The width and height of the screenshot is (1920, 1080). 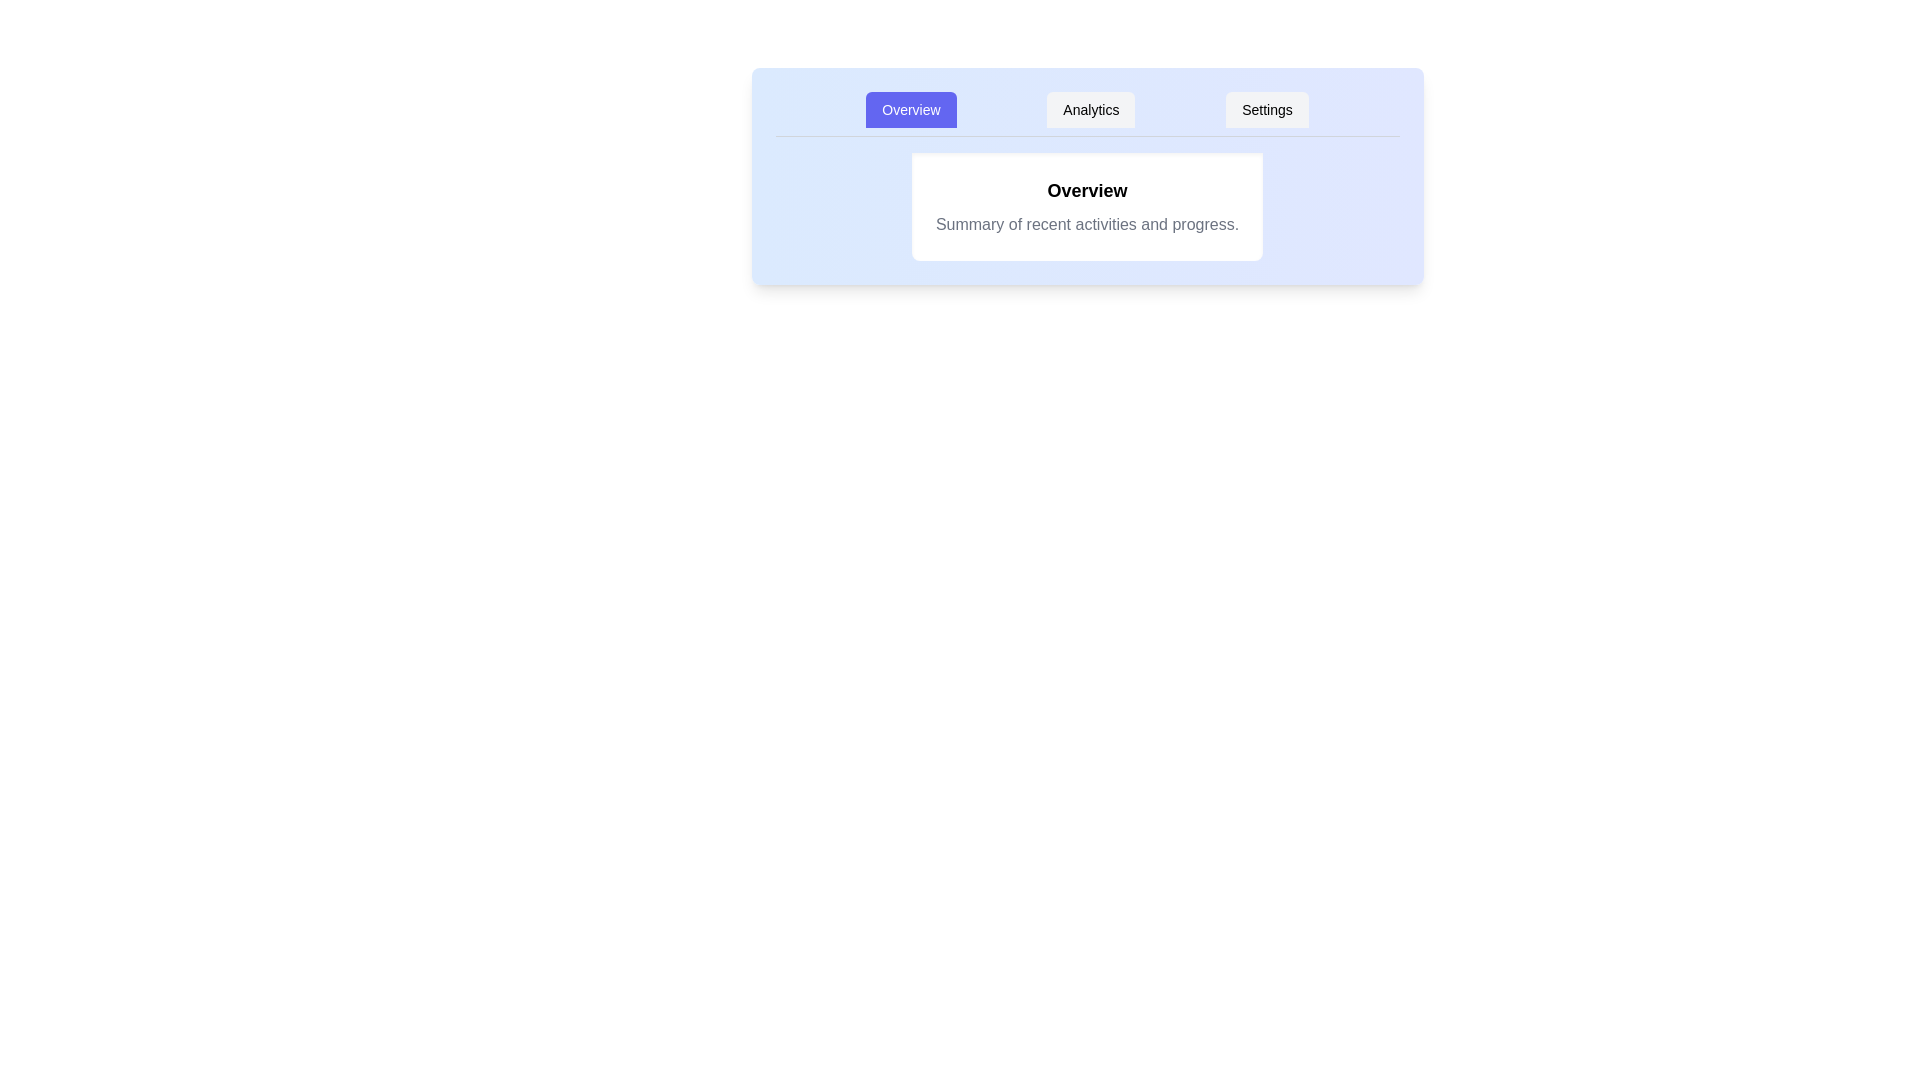 What do you see at coordinates (910, 110) in the screenshot?
I see `the Overview tab by clicking on its button` at bounding box center [910, 110].